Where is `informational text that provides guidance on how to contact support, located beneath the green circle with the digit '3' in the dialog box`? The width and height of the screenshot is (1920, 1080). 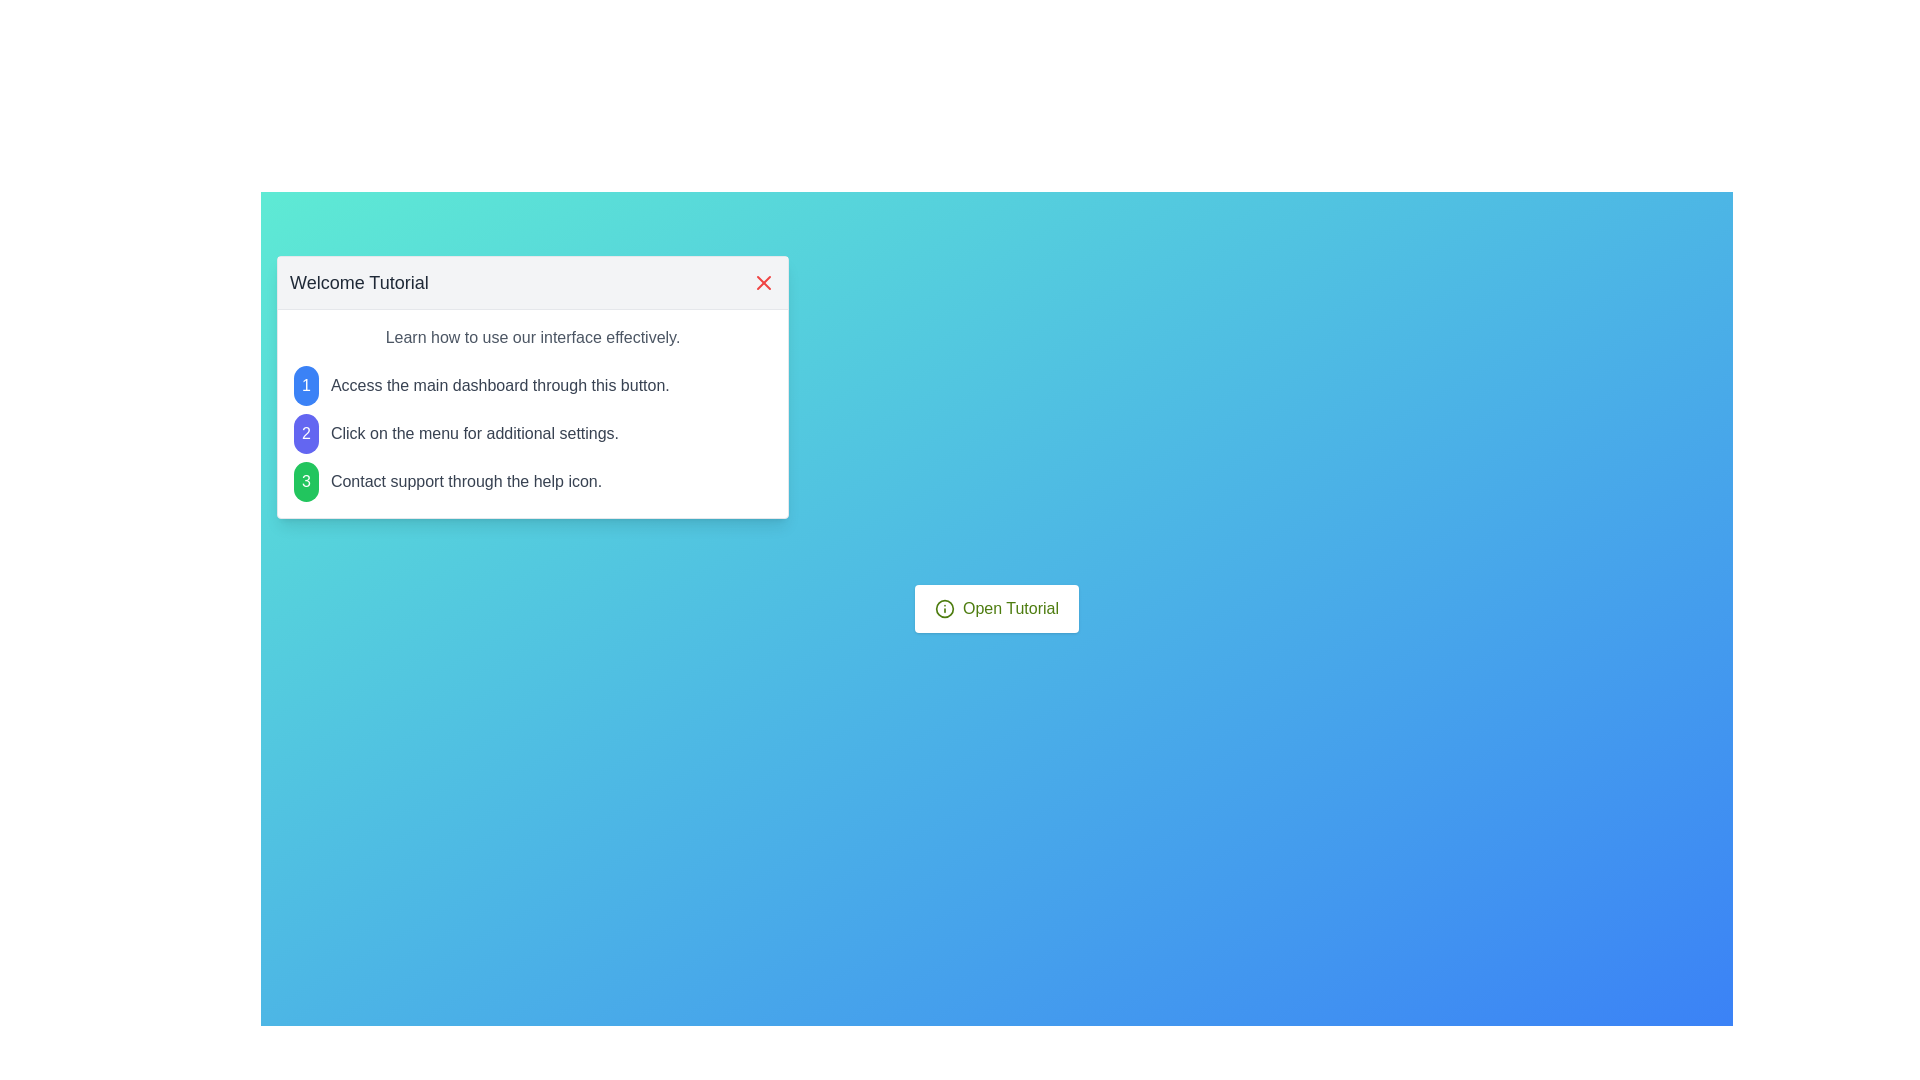 informational text that provides guidance on how to contact support, located beneath the green circle with the digit '3' in the dialog box is located at coordinates (465, 482).